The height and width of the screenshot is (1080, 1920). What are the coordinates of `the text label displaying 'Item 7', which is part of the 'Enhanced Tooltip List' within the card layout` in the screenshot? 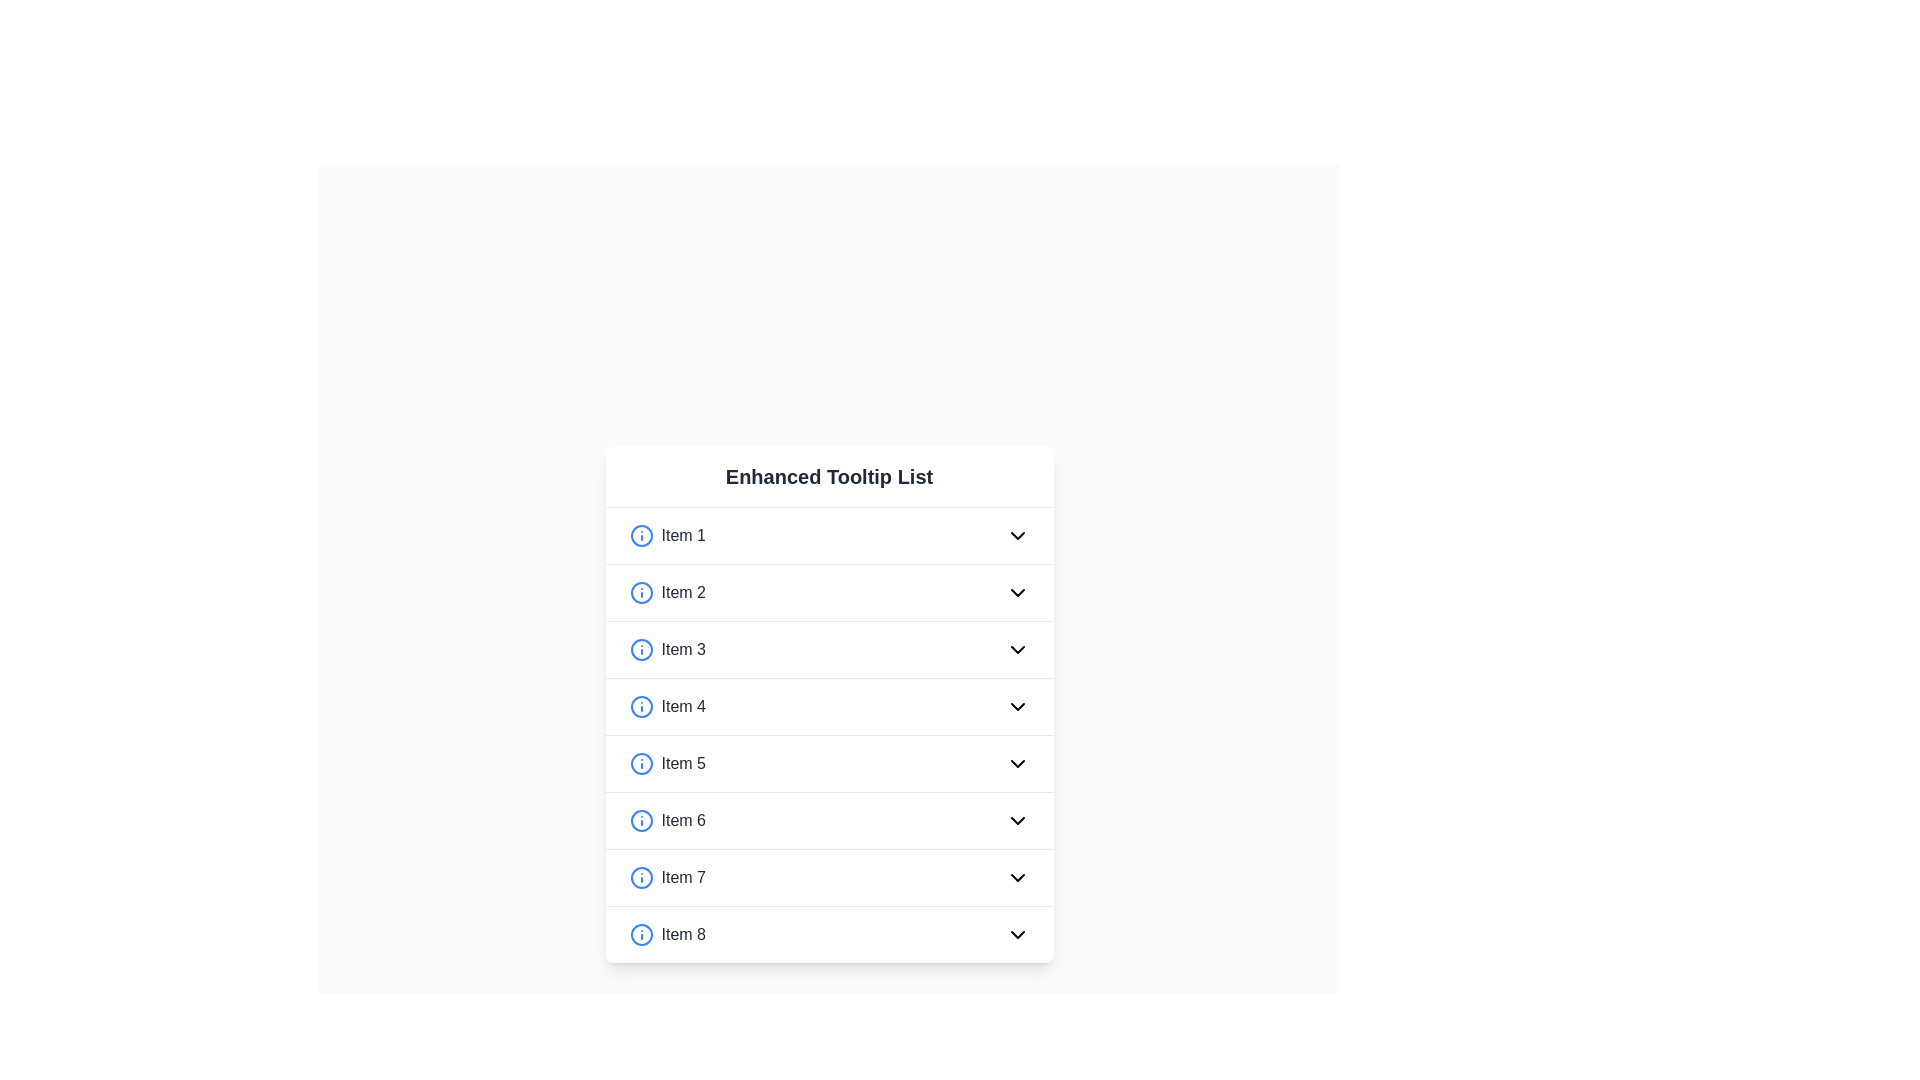 It's located at (683, 877).